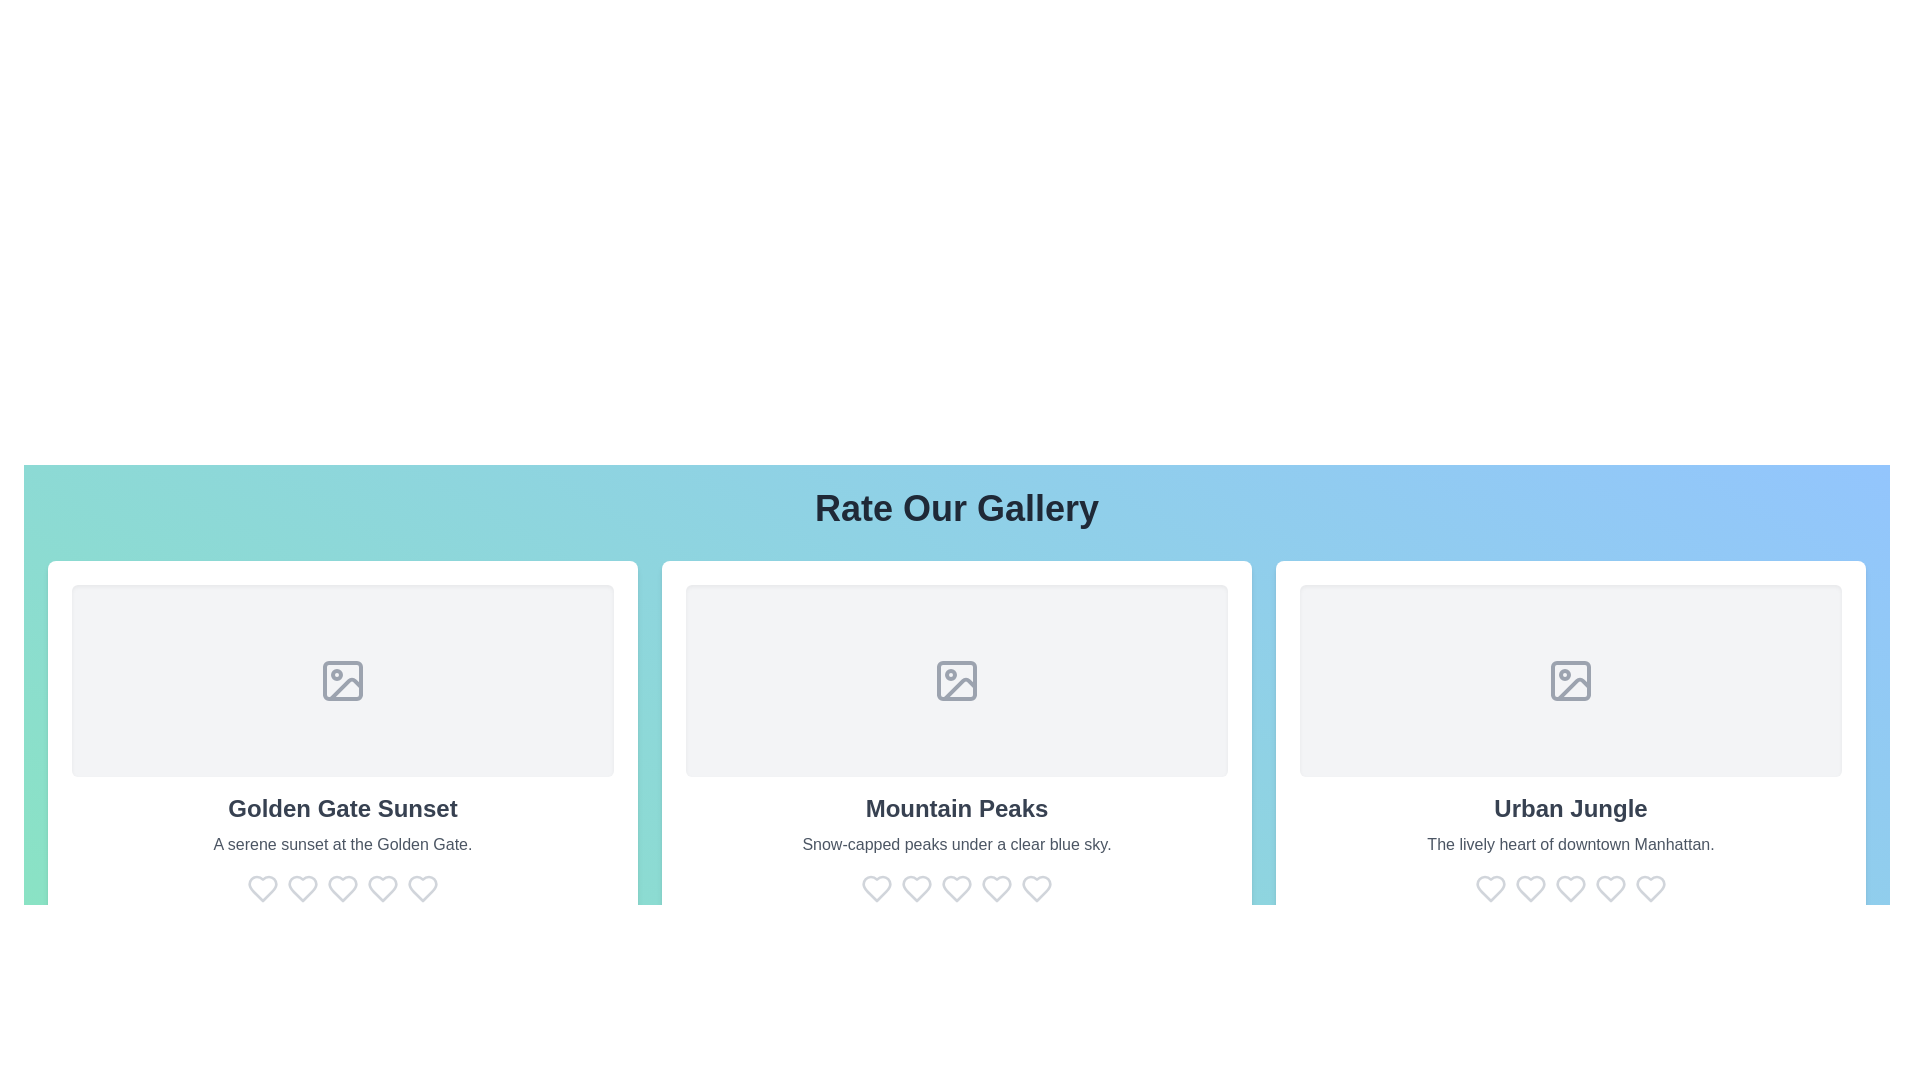 The image size is (1920, 1080). What do you see at coordinates (1569, 680) in the screenshot?
I see `the image placeholder for Urban Jungle` at bounding box center [1569, 680].